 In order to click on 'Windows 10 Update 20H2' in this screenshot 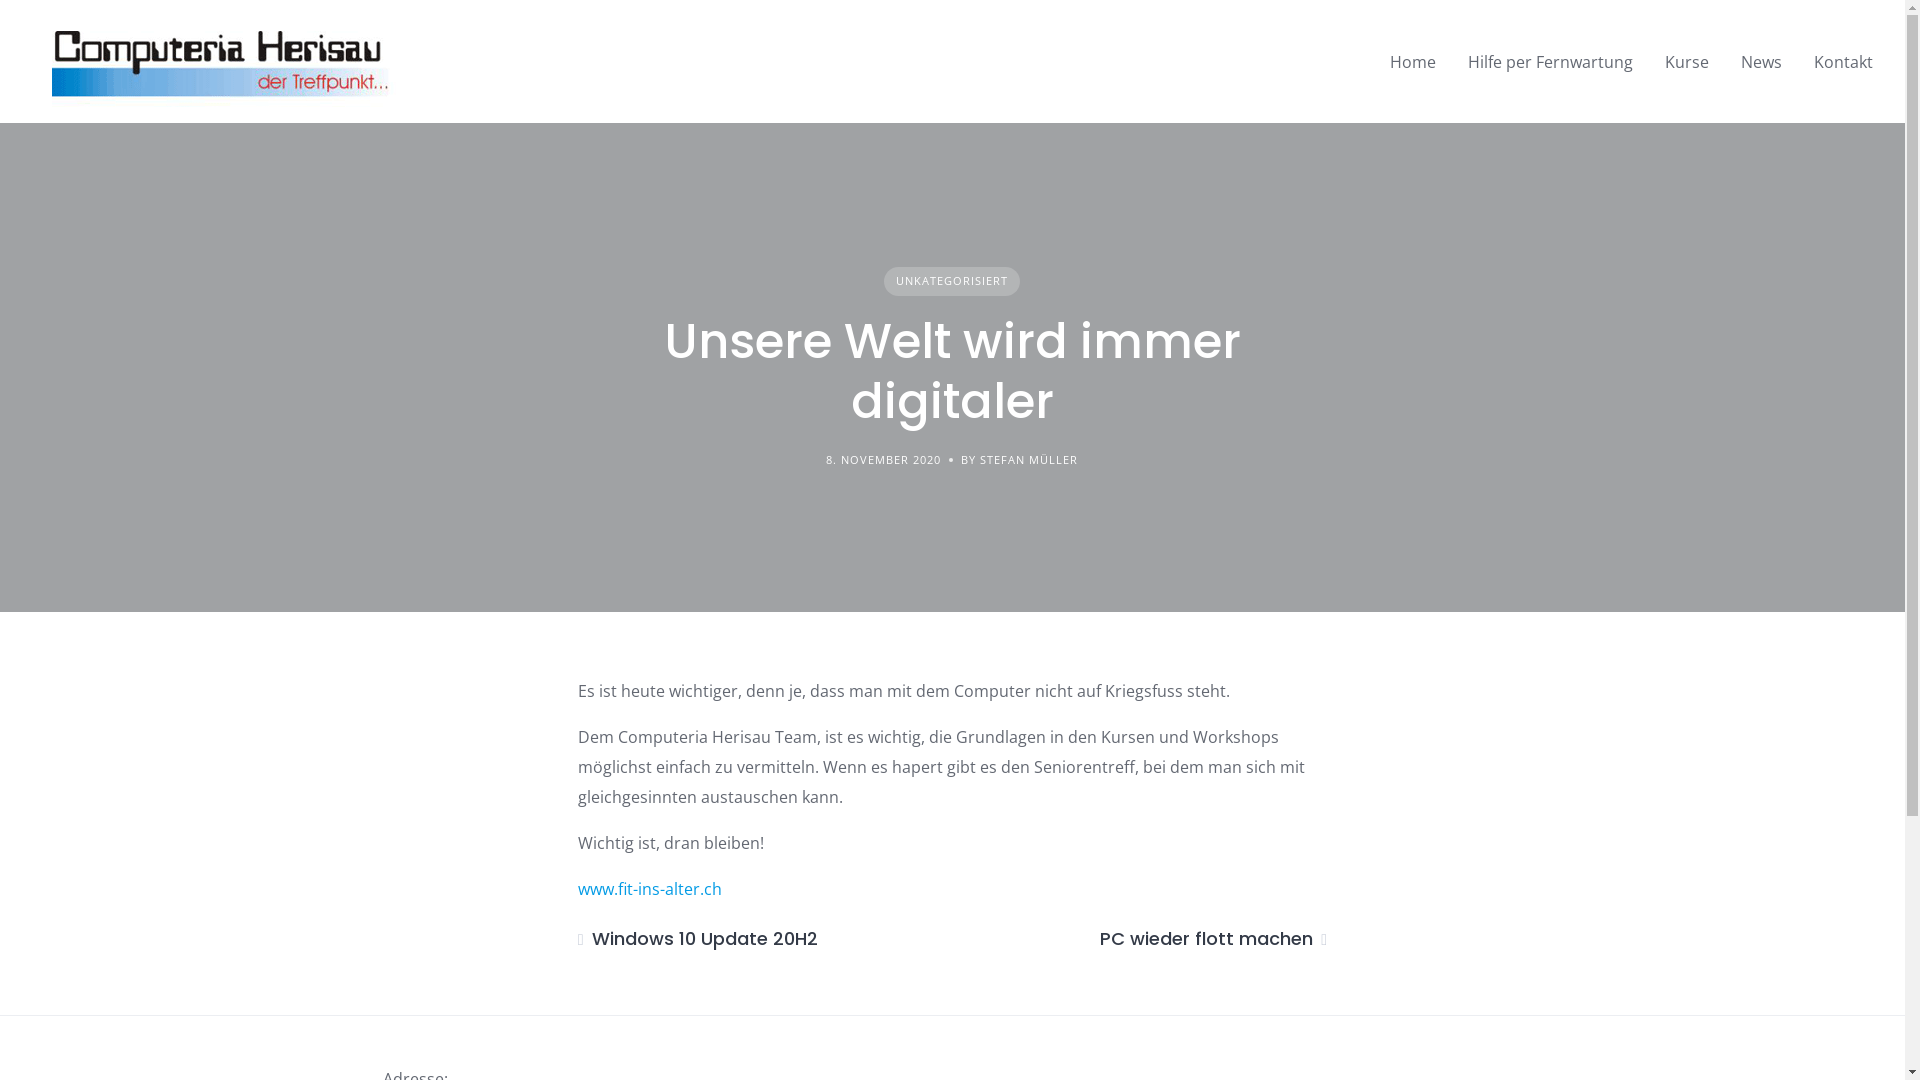, I will do `click(576, 938)`.